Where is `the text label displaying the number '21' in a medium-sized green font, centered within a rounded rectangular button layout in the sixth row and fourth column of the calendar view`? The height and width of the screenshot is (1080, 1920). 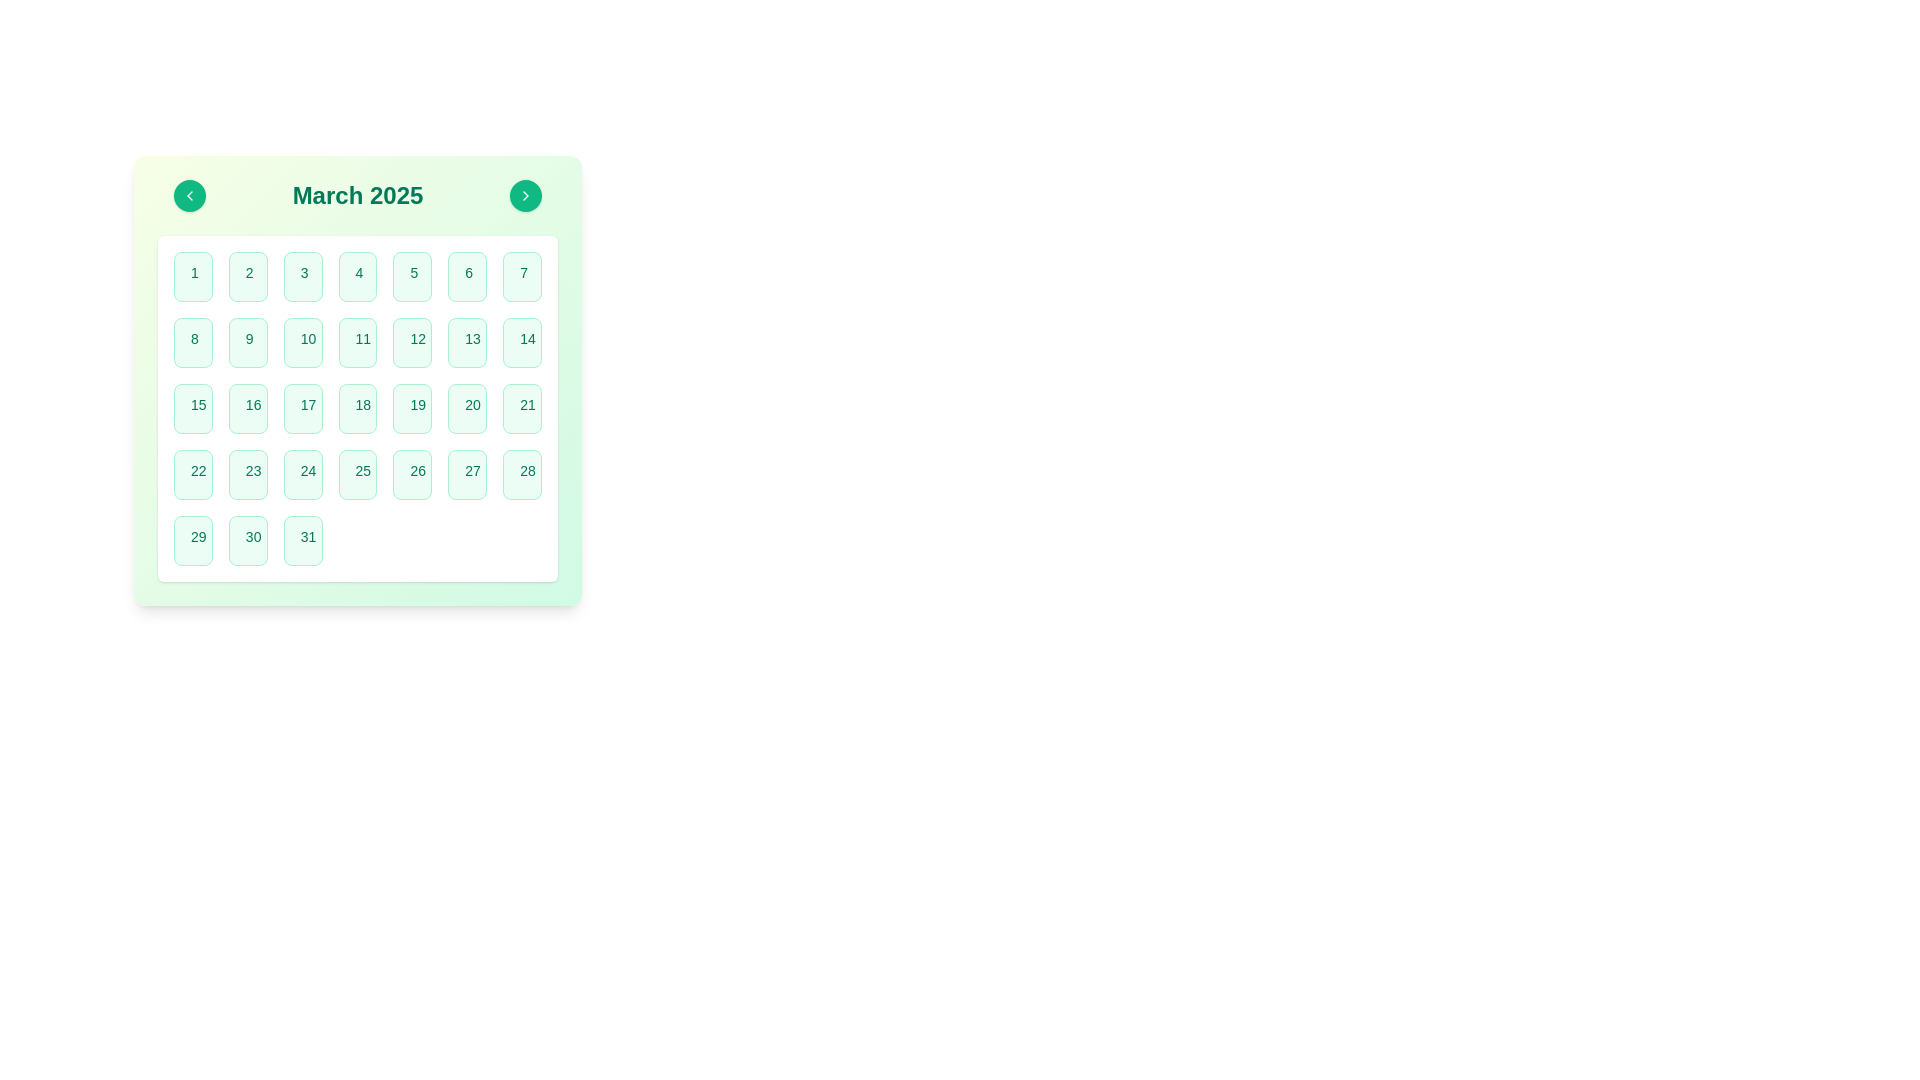 the text label displaying the number '21' in a medium-sized green font, centered within a rounded rectangular button layout in the sixth row and fourth column of the calendar view is located at coordinates (528, 405).